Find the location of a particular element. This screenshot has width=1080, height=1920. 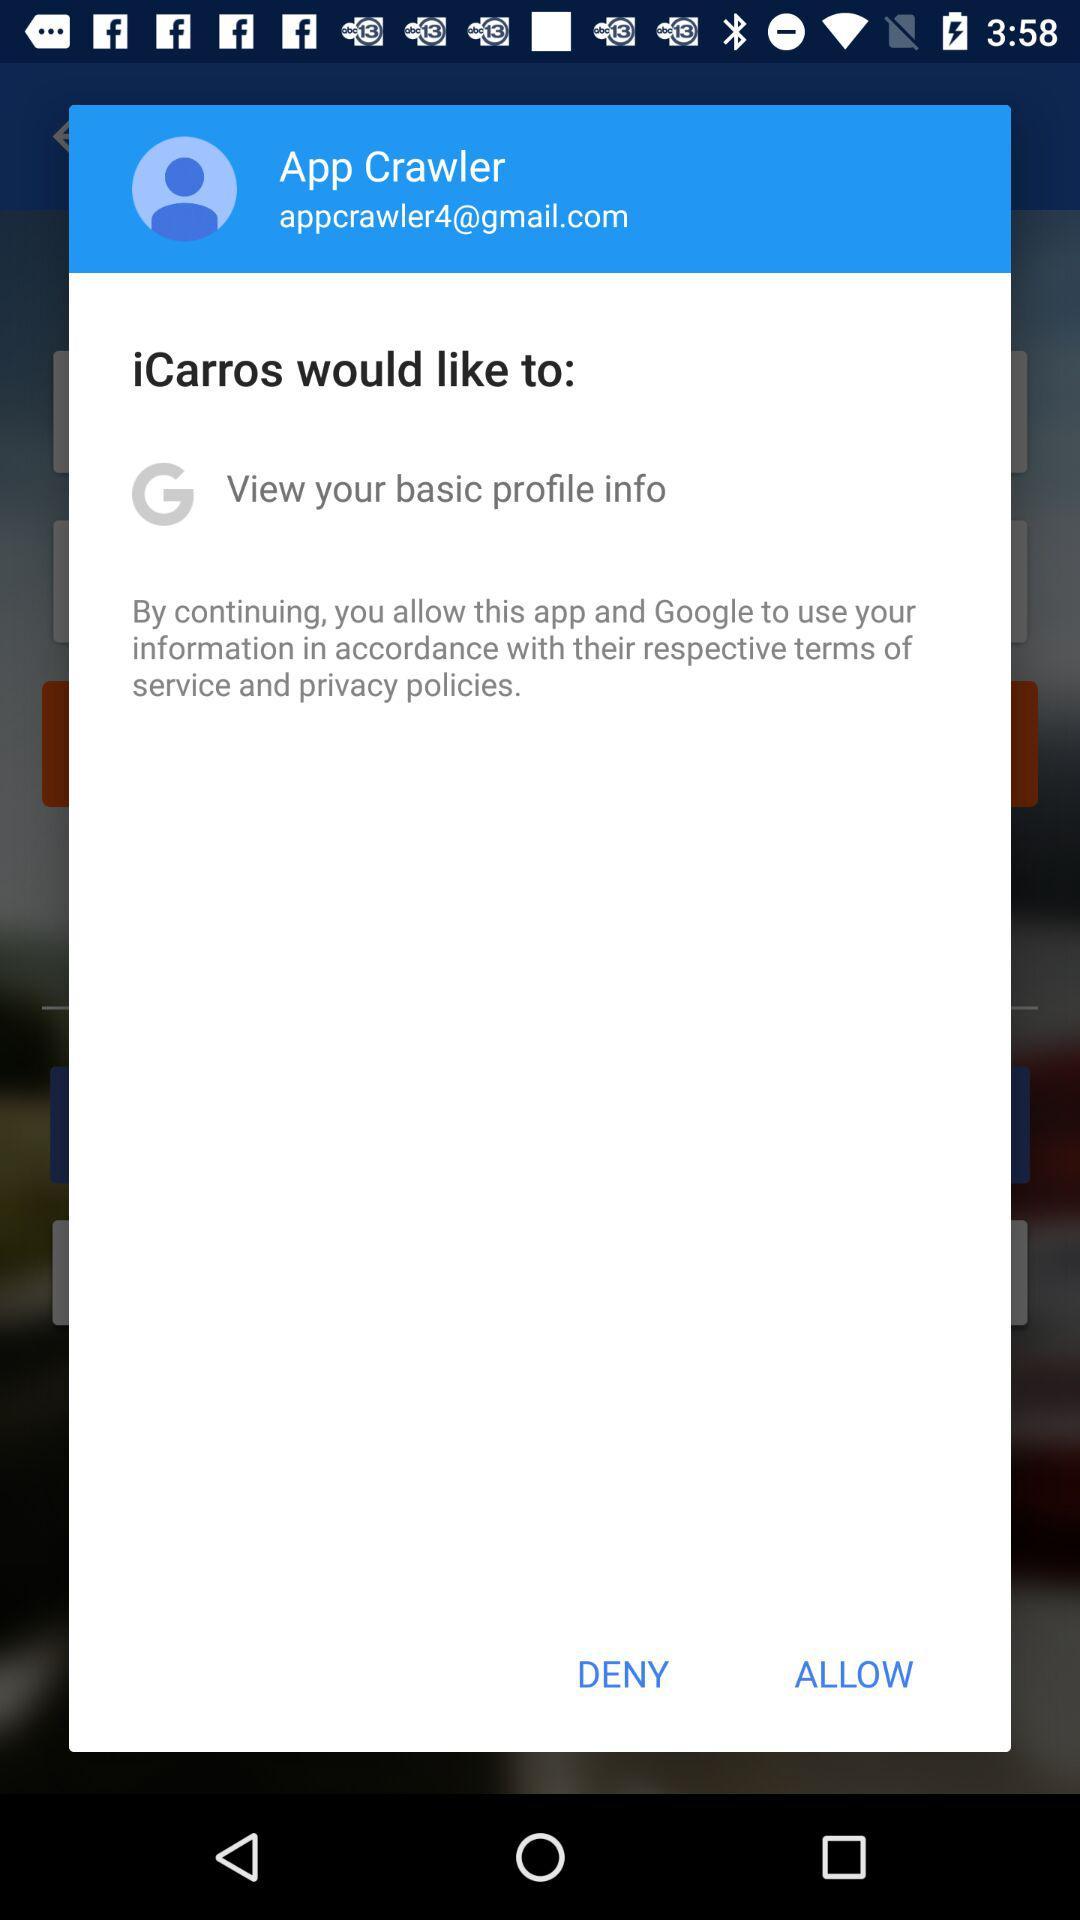

the icon below the by continuing you app is located at coordinates (621, 1673).